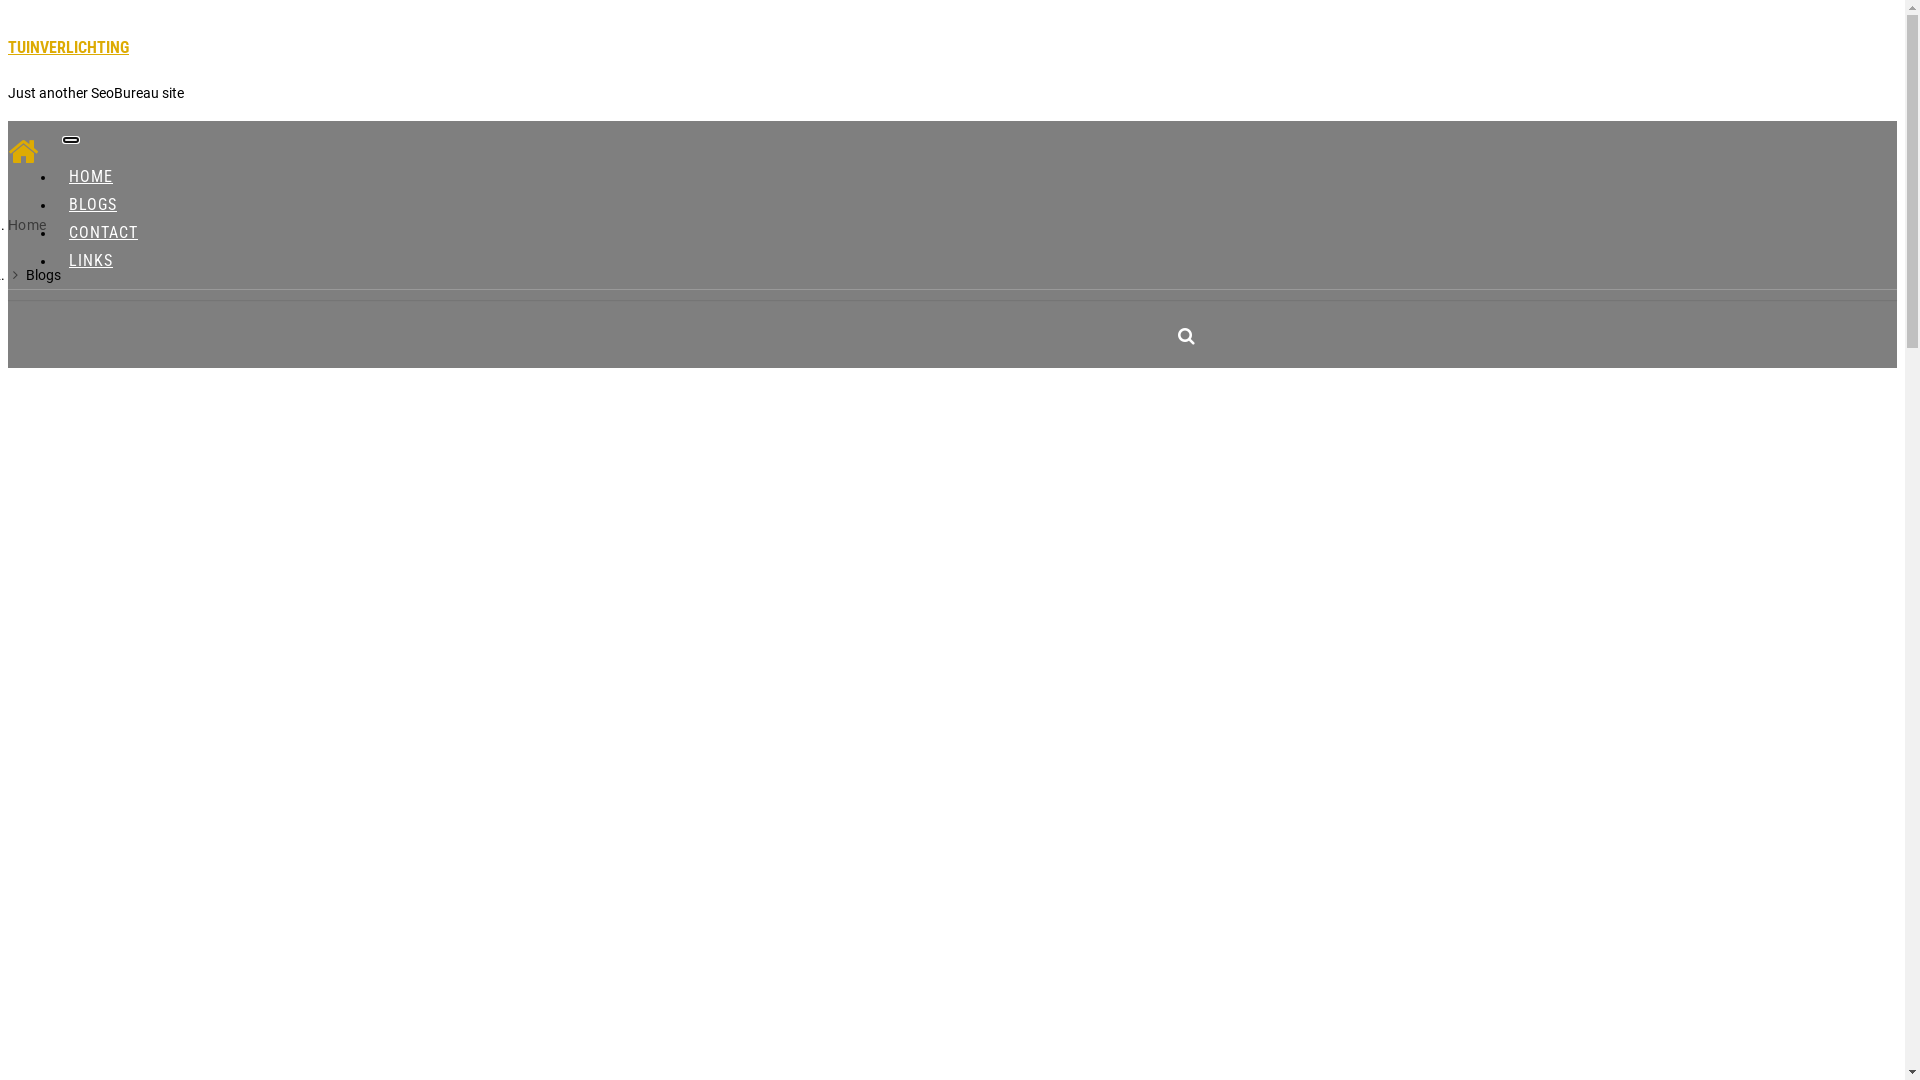 The height and width of the screenshot is (1080, 1920). Describe the element at coordinates (91, 204) in the screenshot. I see `'BLOGS'` at that location.